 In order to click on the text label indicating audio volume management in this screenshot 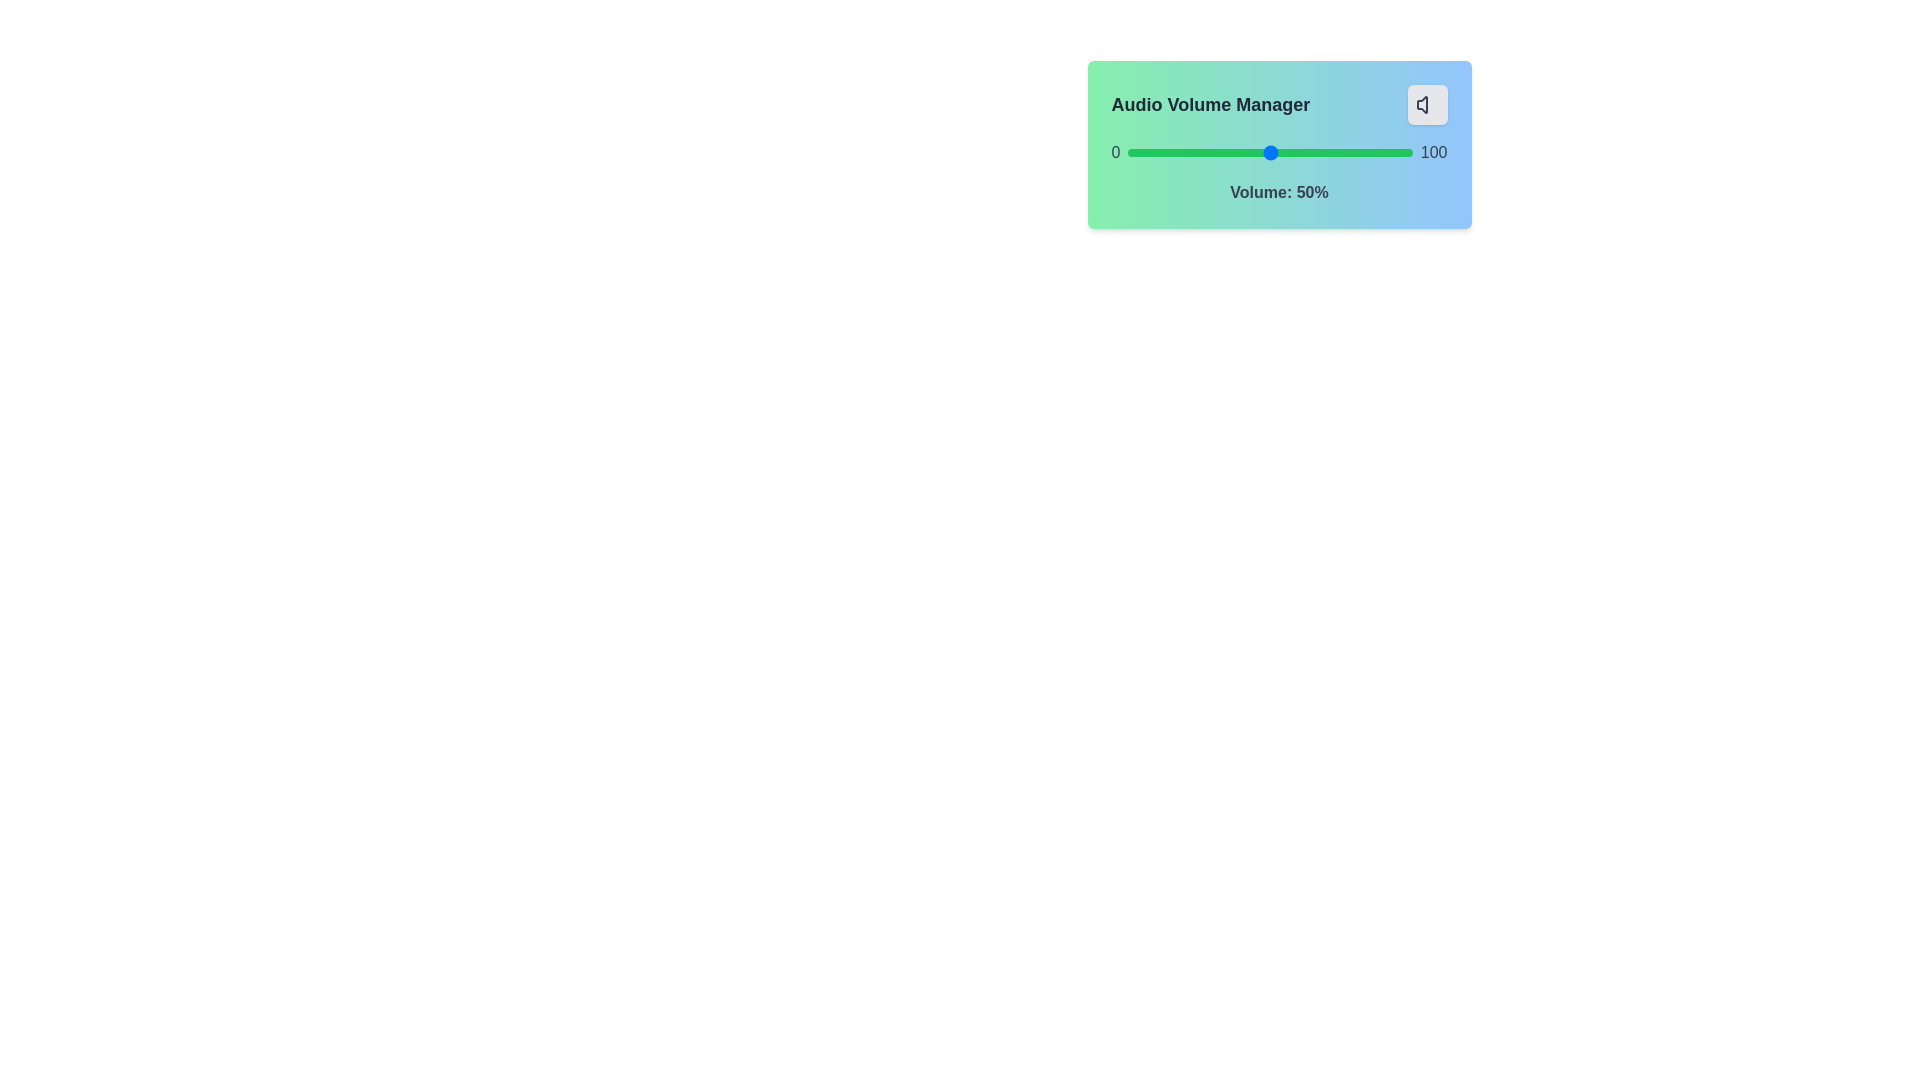, I will do `click(1209, 104)`.